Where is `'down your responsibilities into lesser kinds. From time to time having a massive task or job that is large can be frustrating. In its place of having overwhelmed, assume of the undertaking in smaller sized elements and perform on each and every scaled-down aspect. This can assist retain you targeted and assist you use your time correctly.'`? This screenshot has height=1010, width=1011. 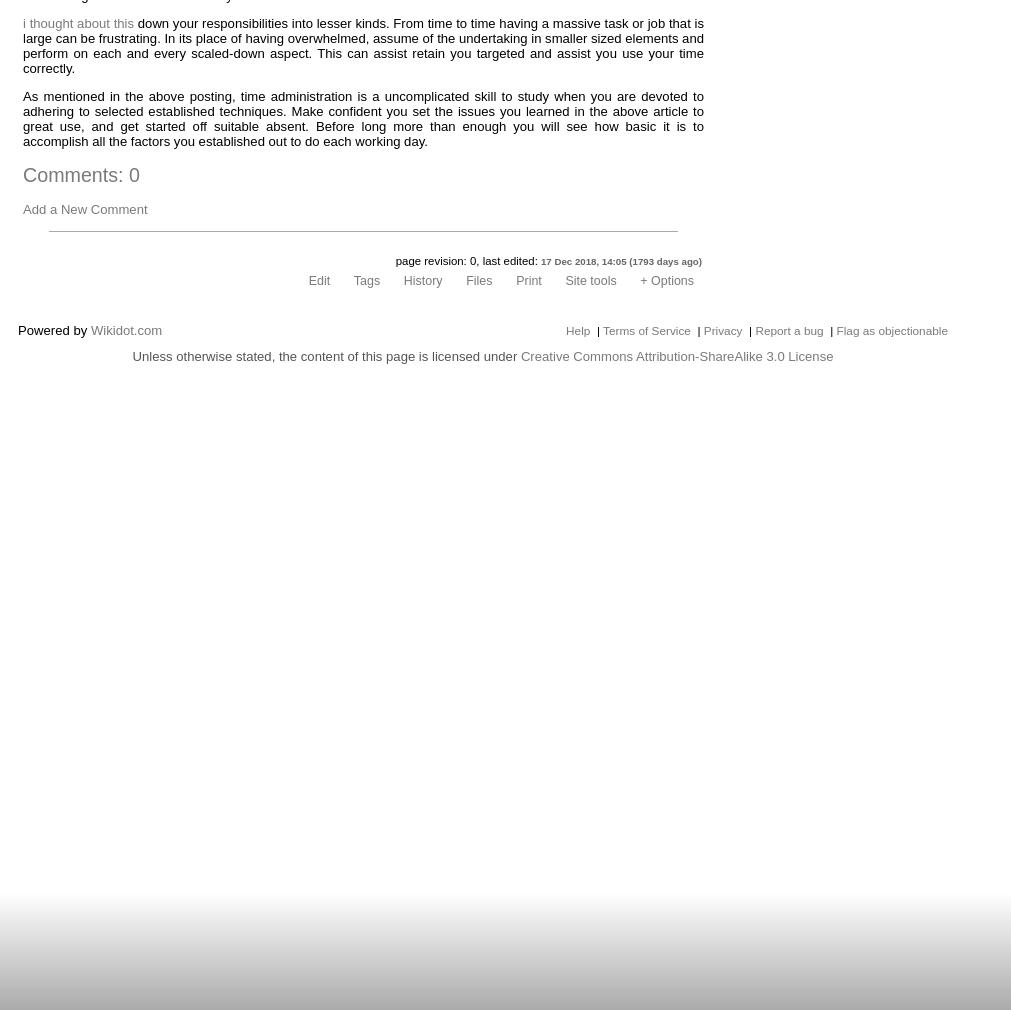
'down your responsibilities into lesser kinds. From time to time having a massive task or job that is large can be frustrating. In its place of having overwhelmed, assume of the undertaking in smaller sized elements and perform on each and every scaled-down aspect. This can assist retain you targeted and assist you use your time correctly.' is located at coordinates (362, 44).